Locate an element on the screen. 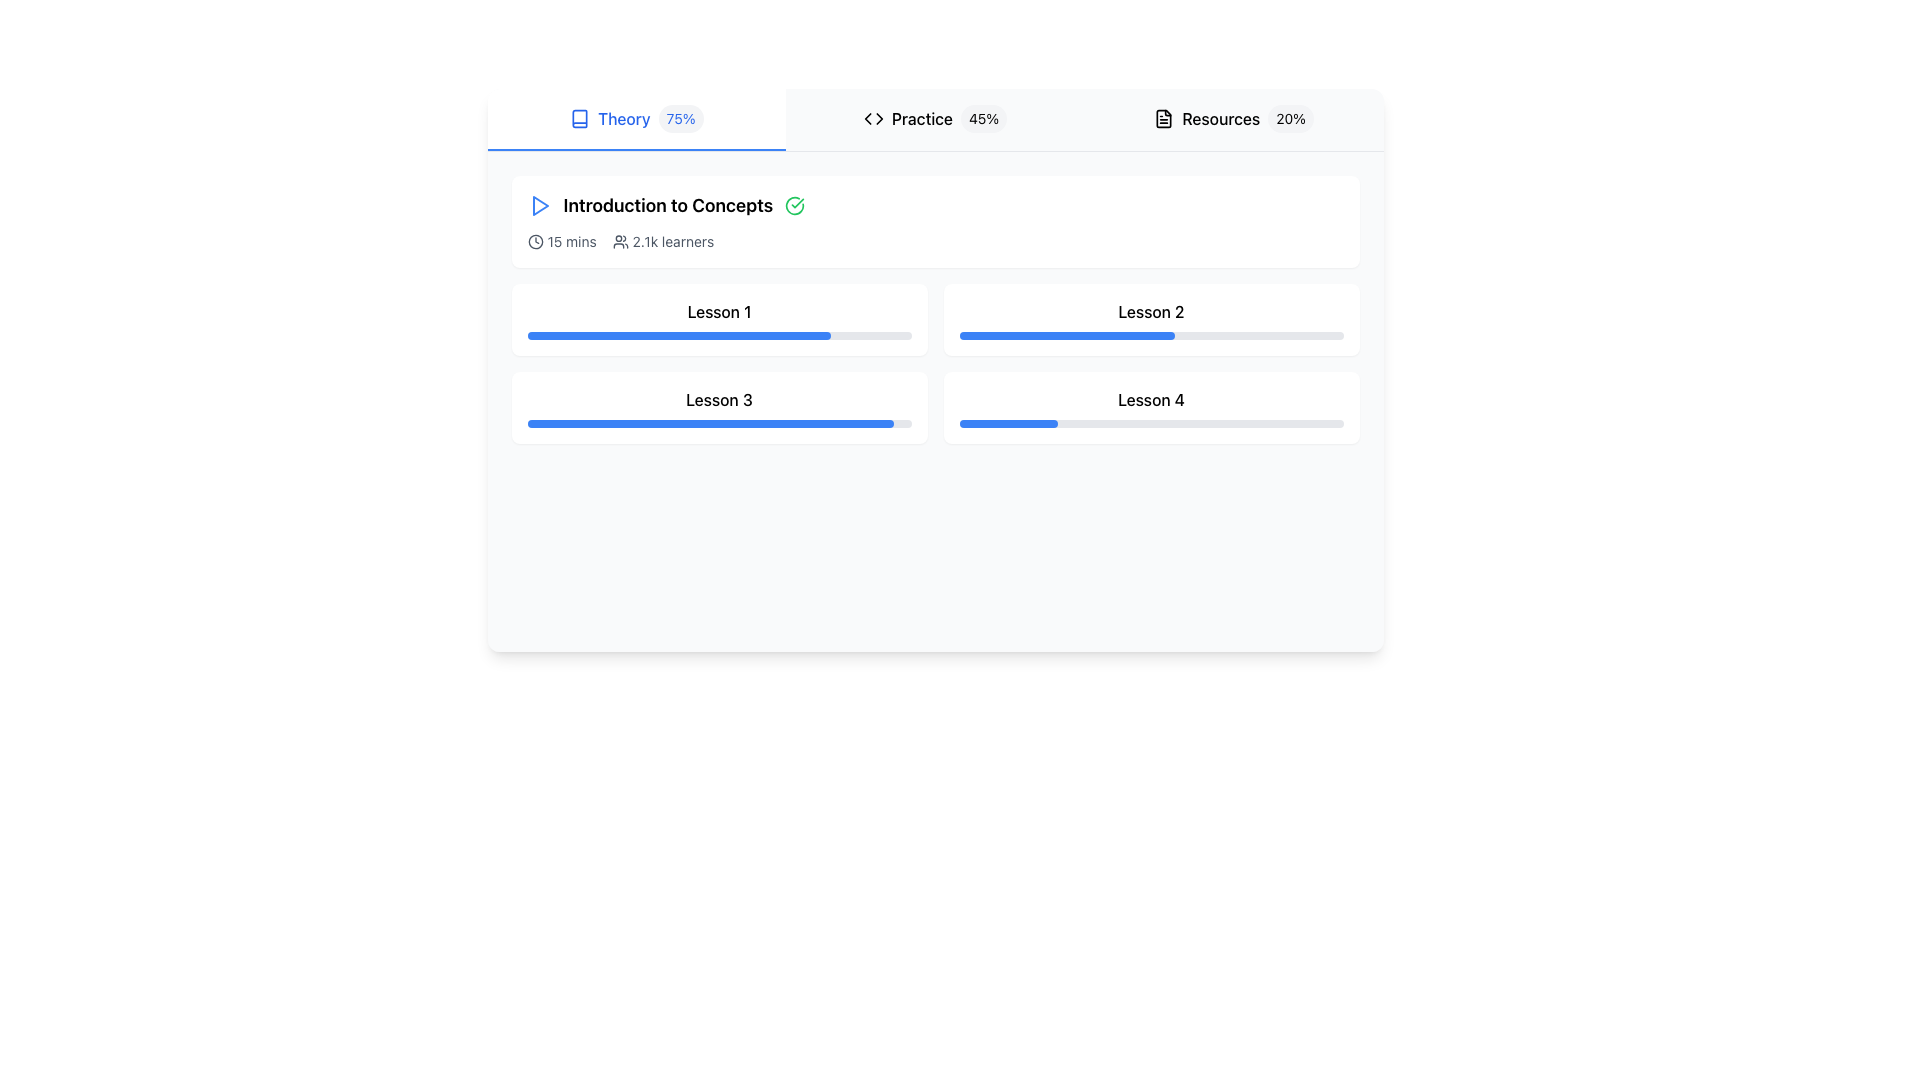 Image resolution: width=1920 pixels, height=1080 pixels. text label '15 mins' which is displayed next to a time icon, located under the title 'Introduction to Concepts' is located at coordinates (561, 241).